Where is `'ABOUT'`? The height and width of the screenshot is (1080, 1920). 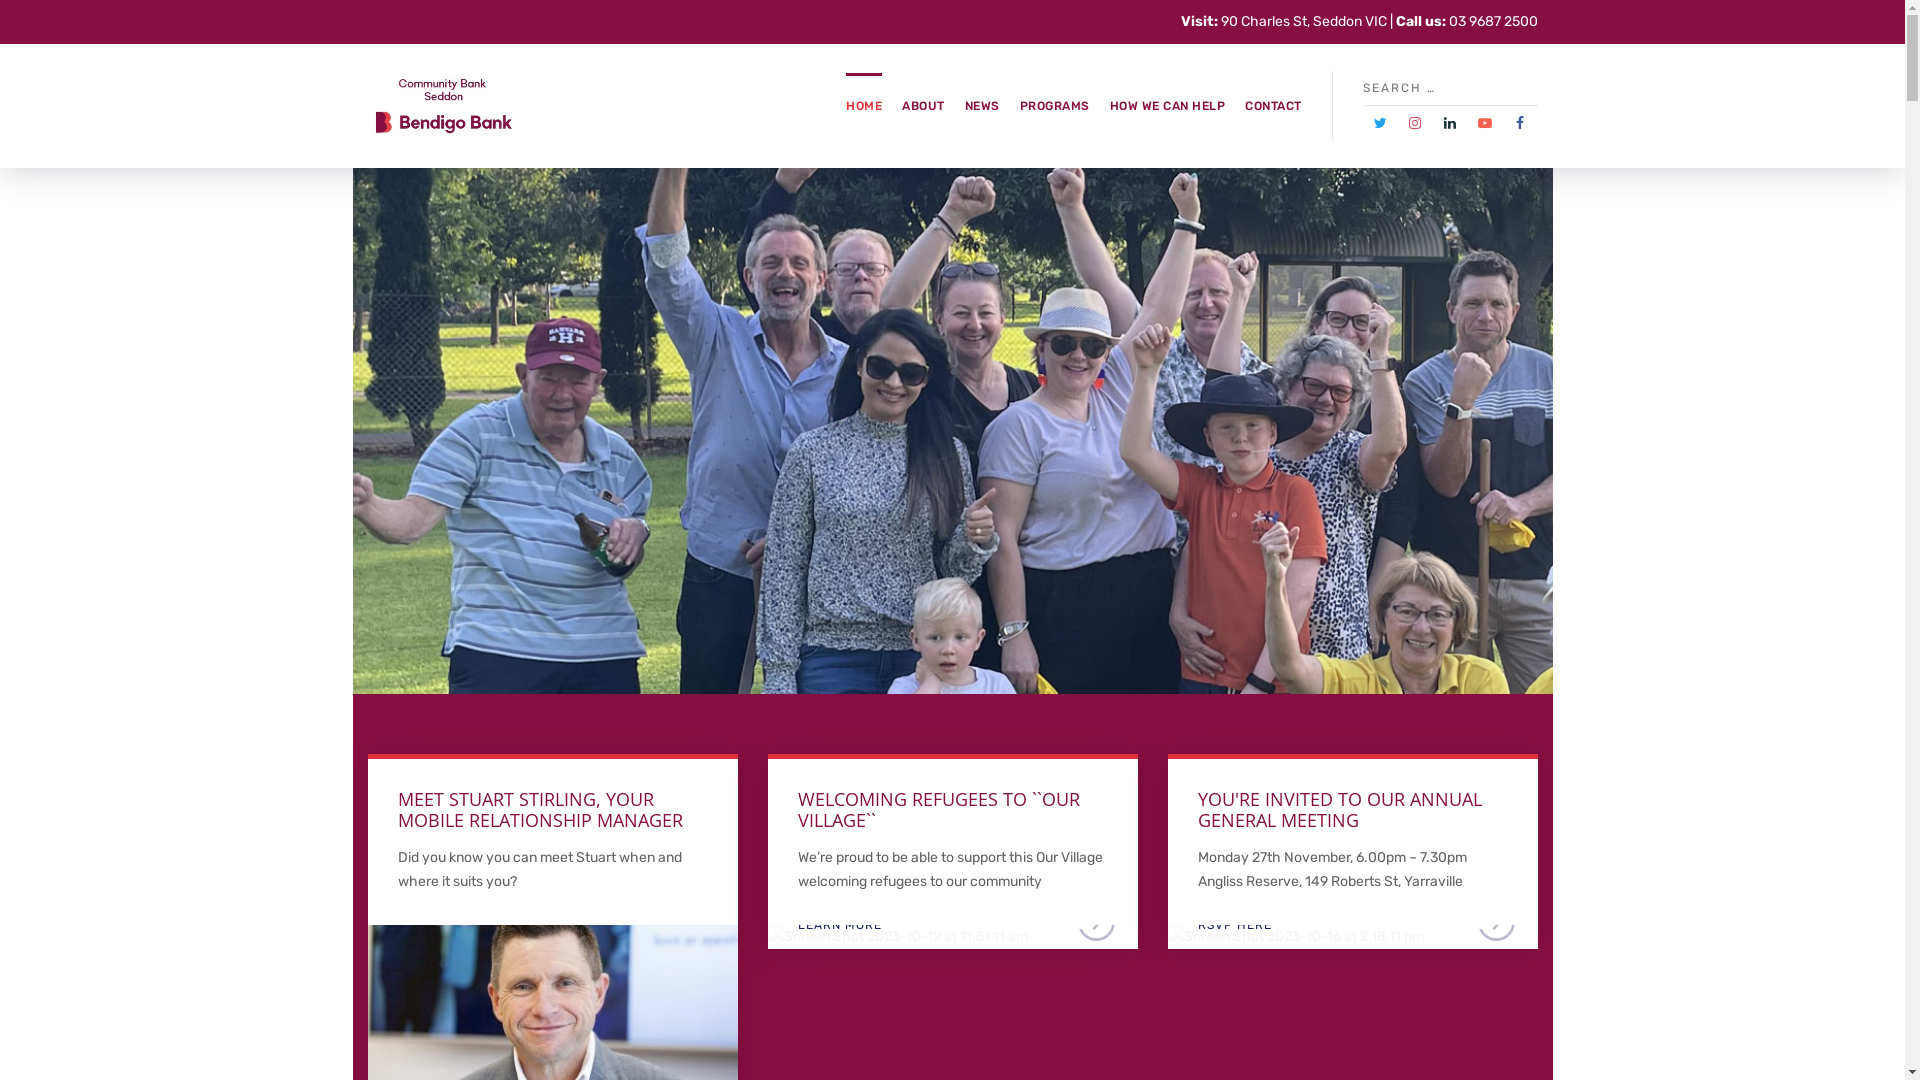 'ABOUT' is located at coordinates (922, 106).